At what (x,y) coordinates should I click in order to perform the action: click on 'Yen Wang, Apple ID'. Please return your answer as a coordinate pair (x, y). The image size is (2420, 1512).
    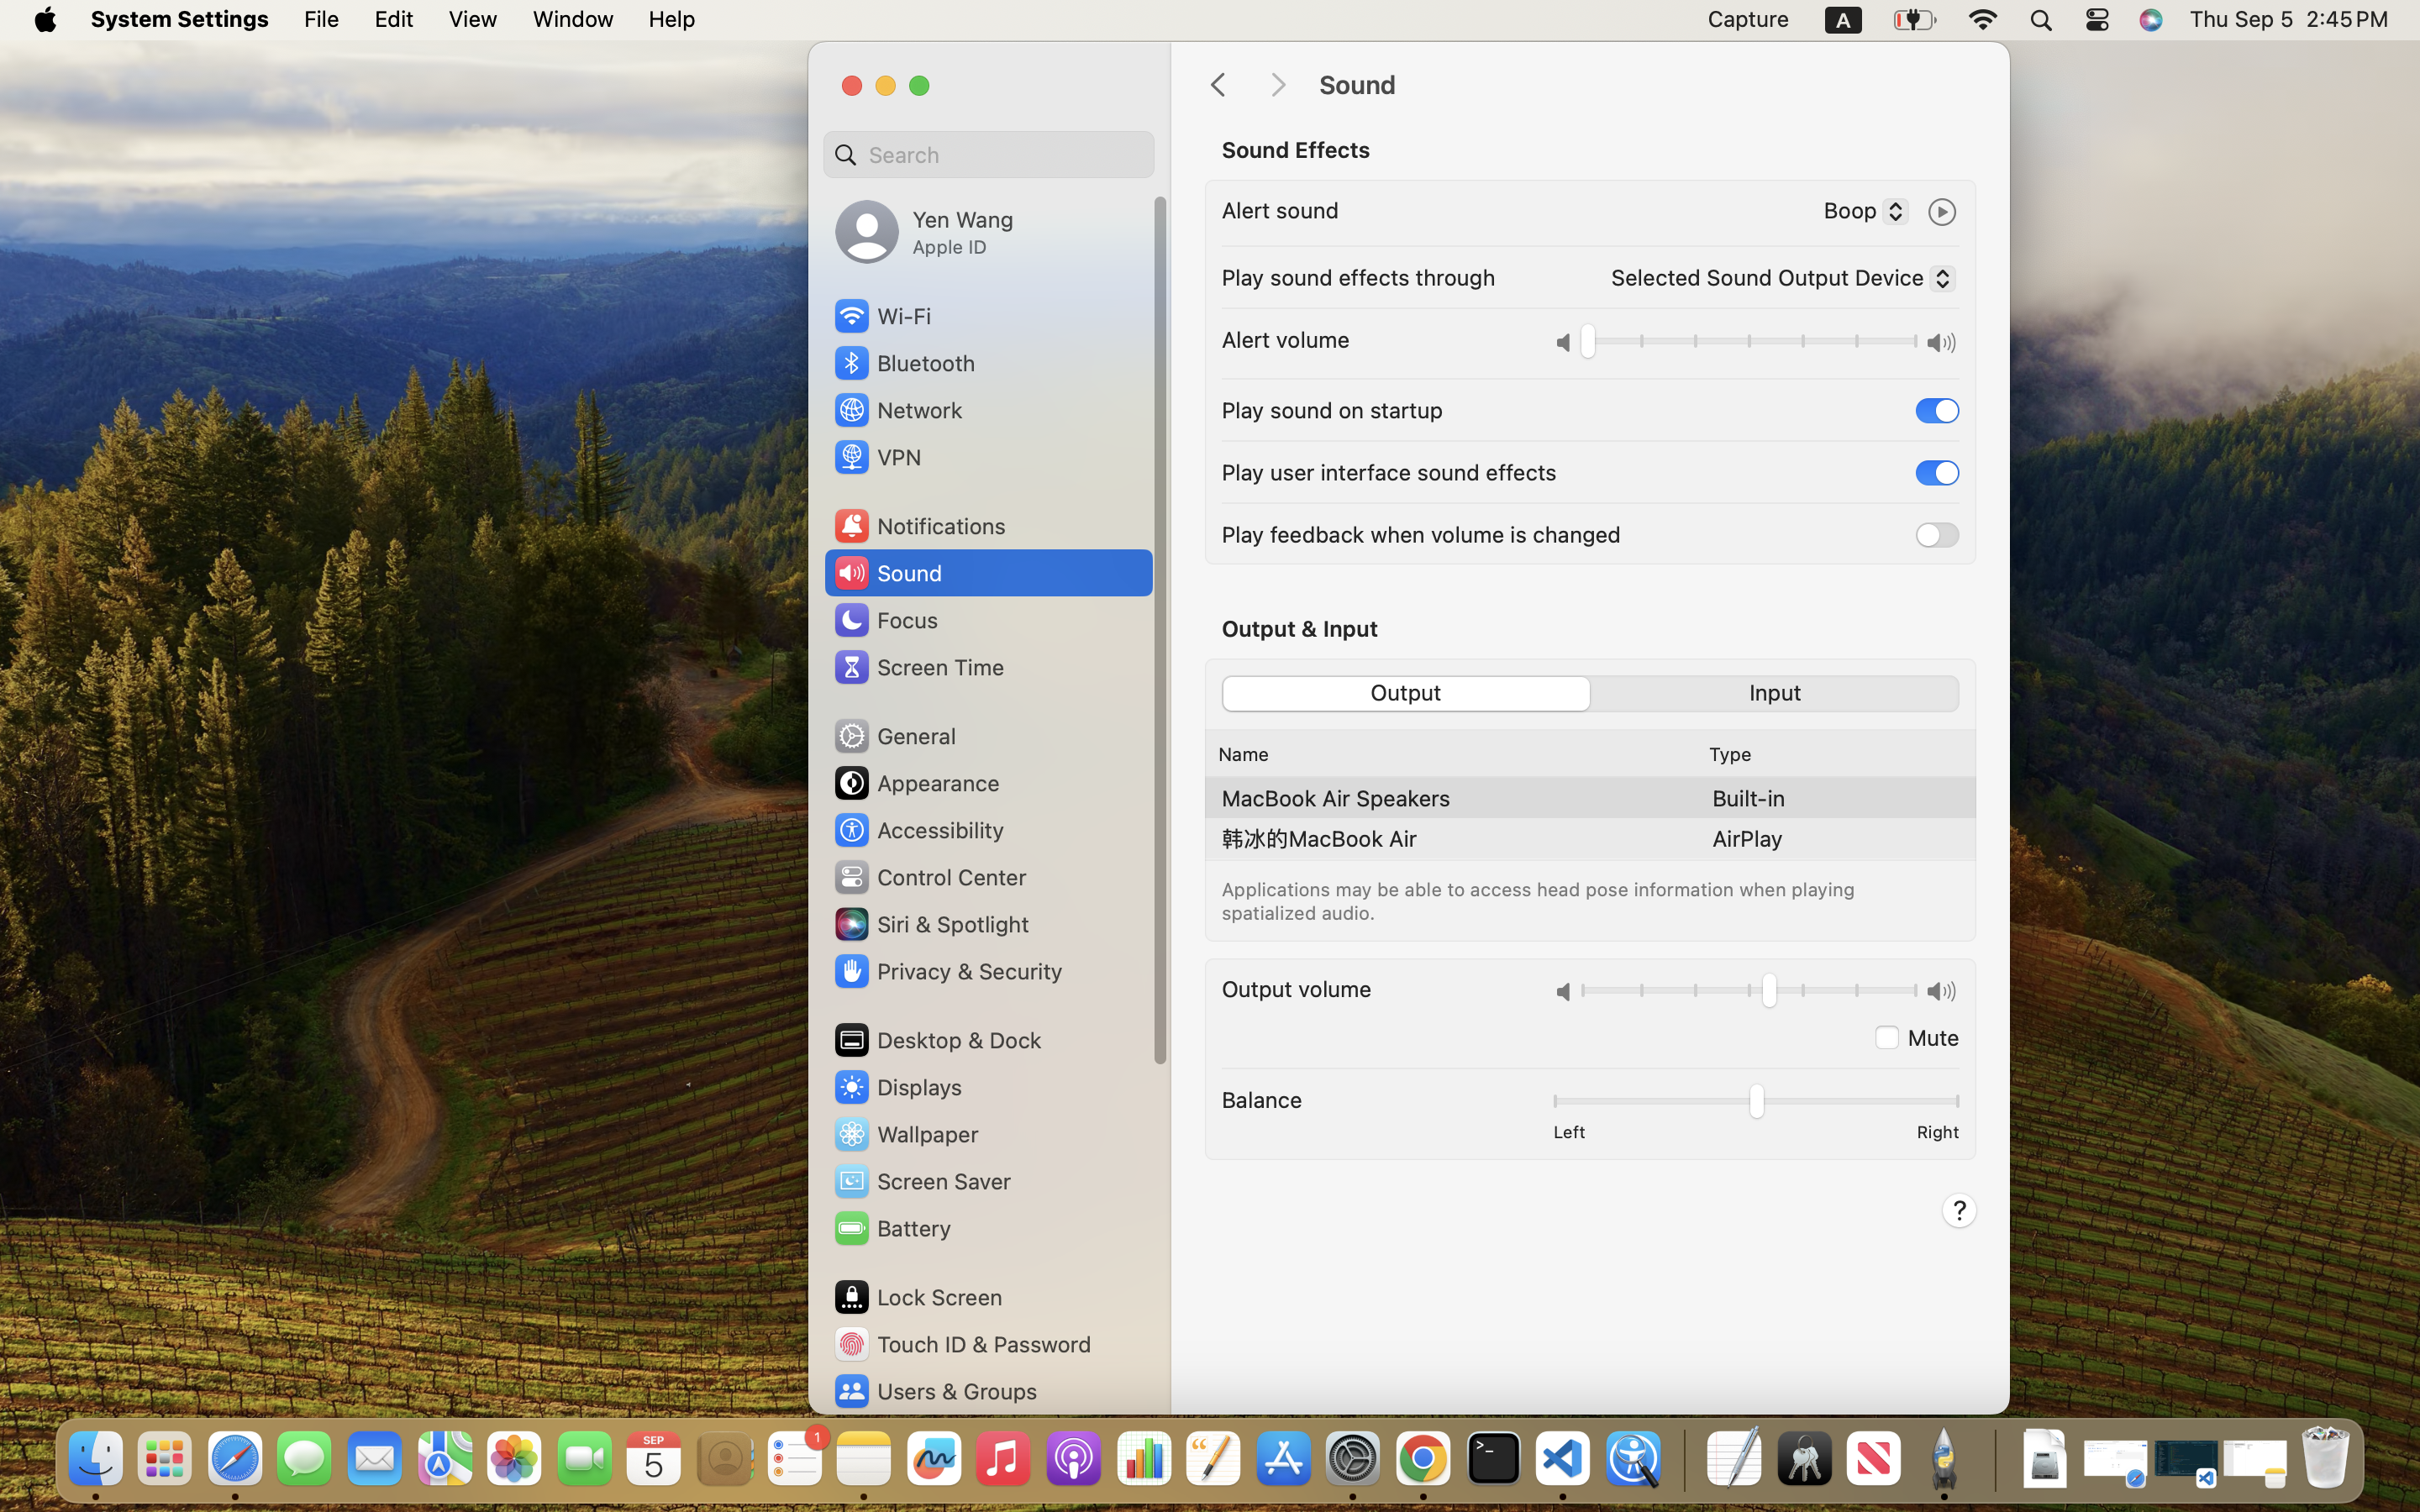
    Looking at the image, I should click on (923, 230).